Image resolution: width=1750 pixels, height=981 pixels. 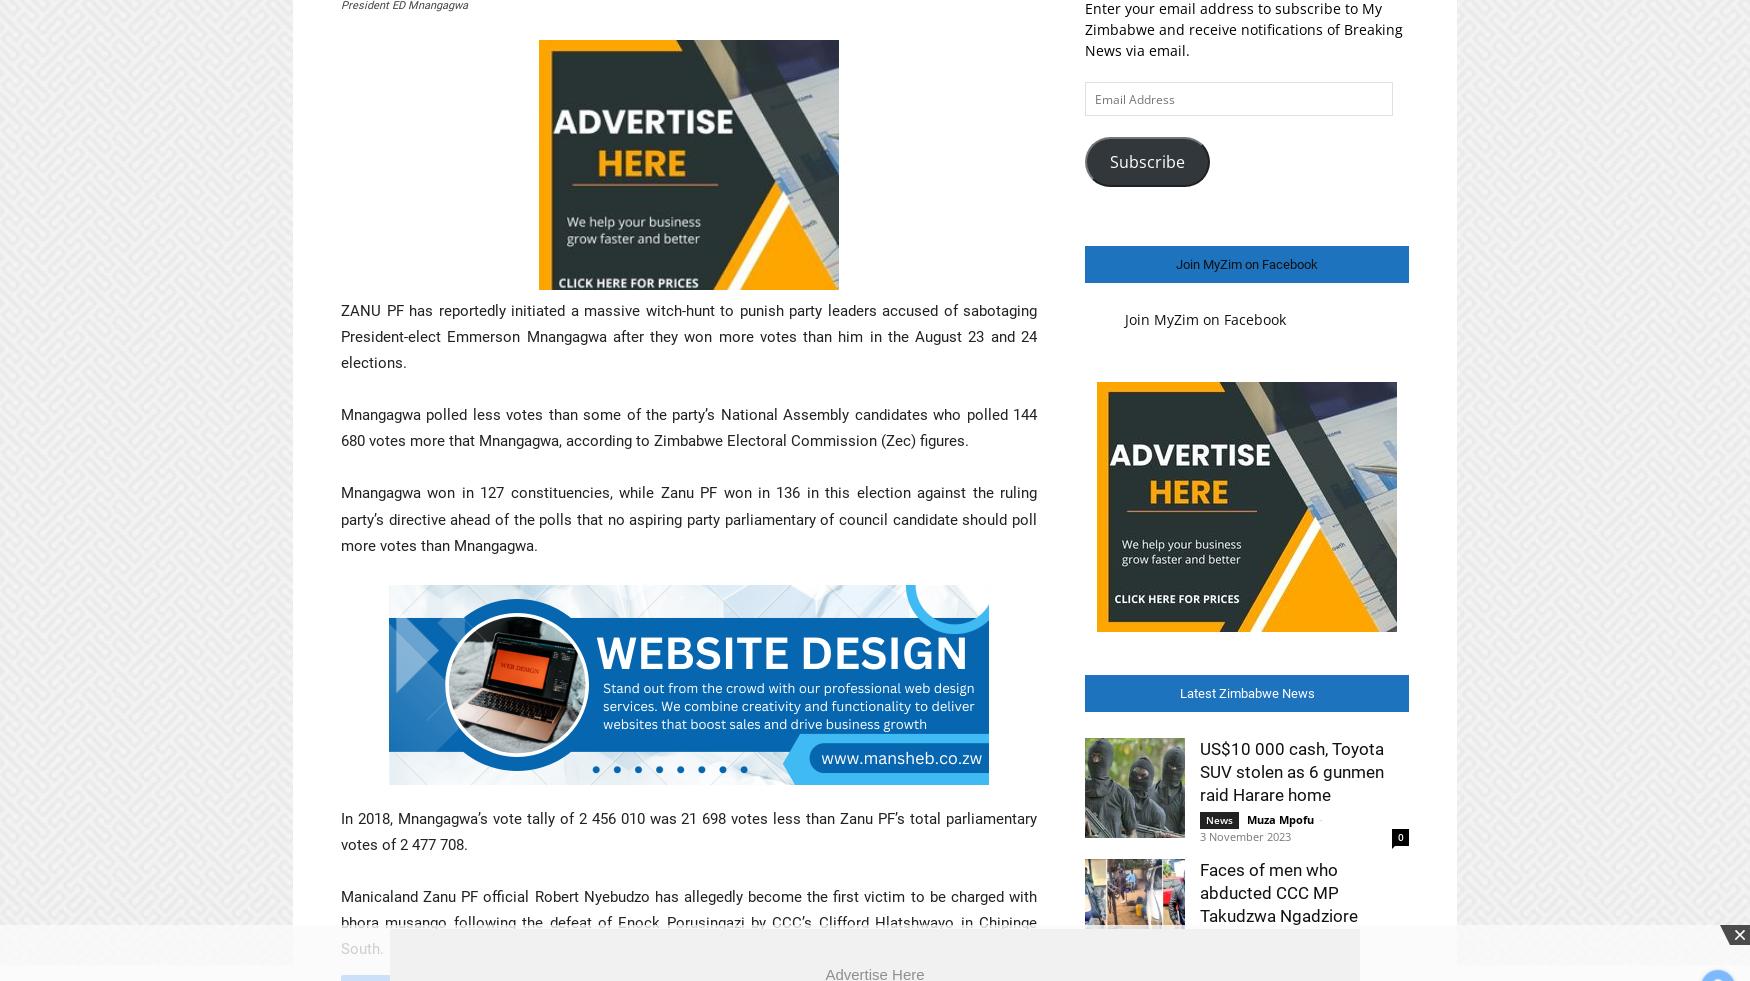 What do you see at coordinates (688, 831) in the screenshot?
I see `'In 2018, Mnangagwa’s vote tally of 2 456 010 was 21 698 votes less than Zanu PF’s total parliamentary votes of 2 477 708.'` at bounding box center [688, 831].